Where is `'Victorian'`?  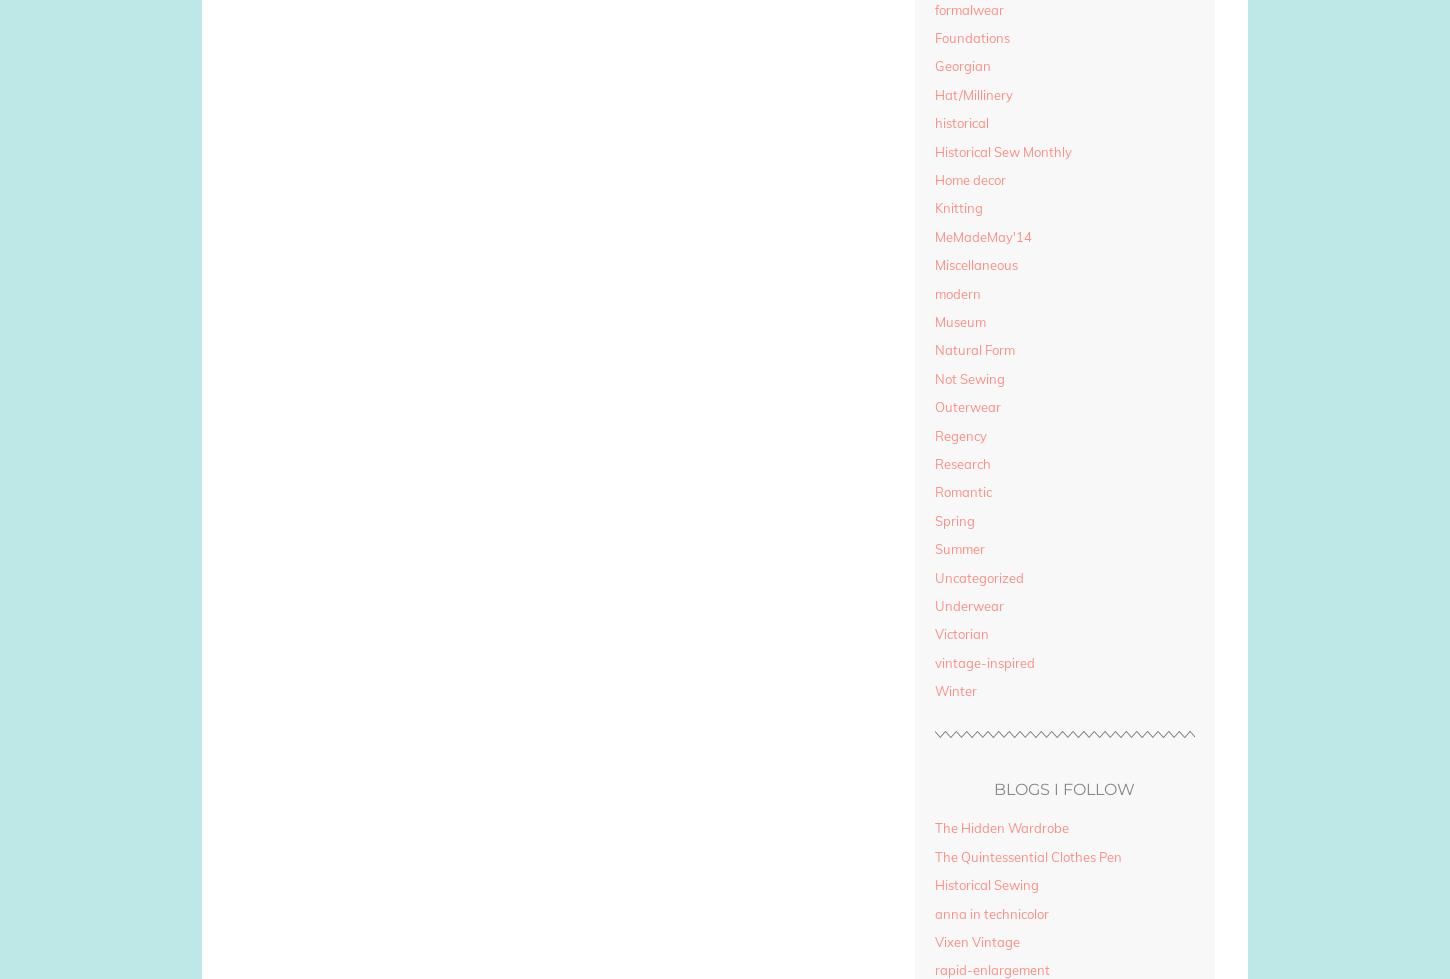
'Victorian' is located at coordinates (960, 633).